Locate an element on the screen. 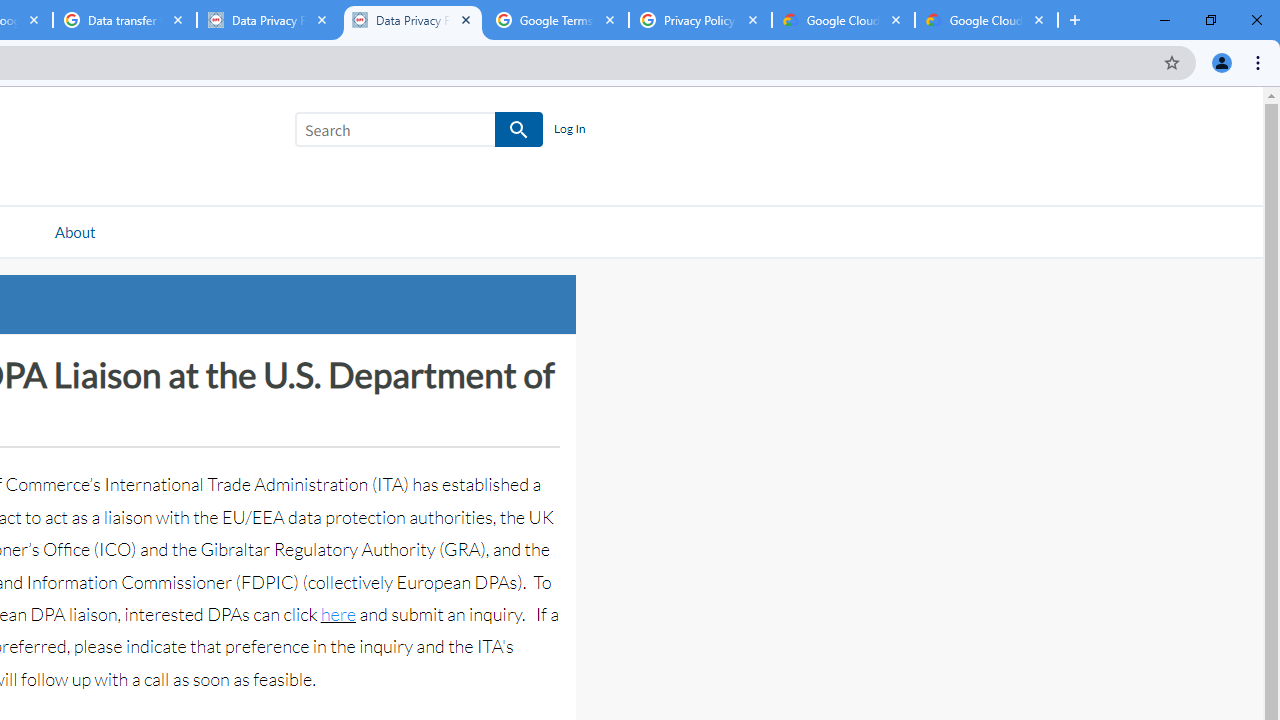  'here' is located at coordinates (337, 613).